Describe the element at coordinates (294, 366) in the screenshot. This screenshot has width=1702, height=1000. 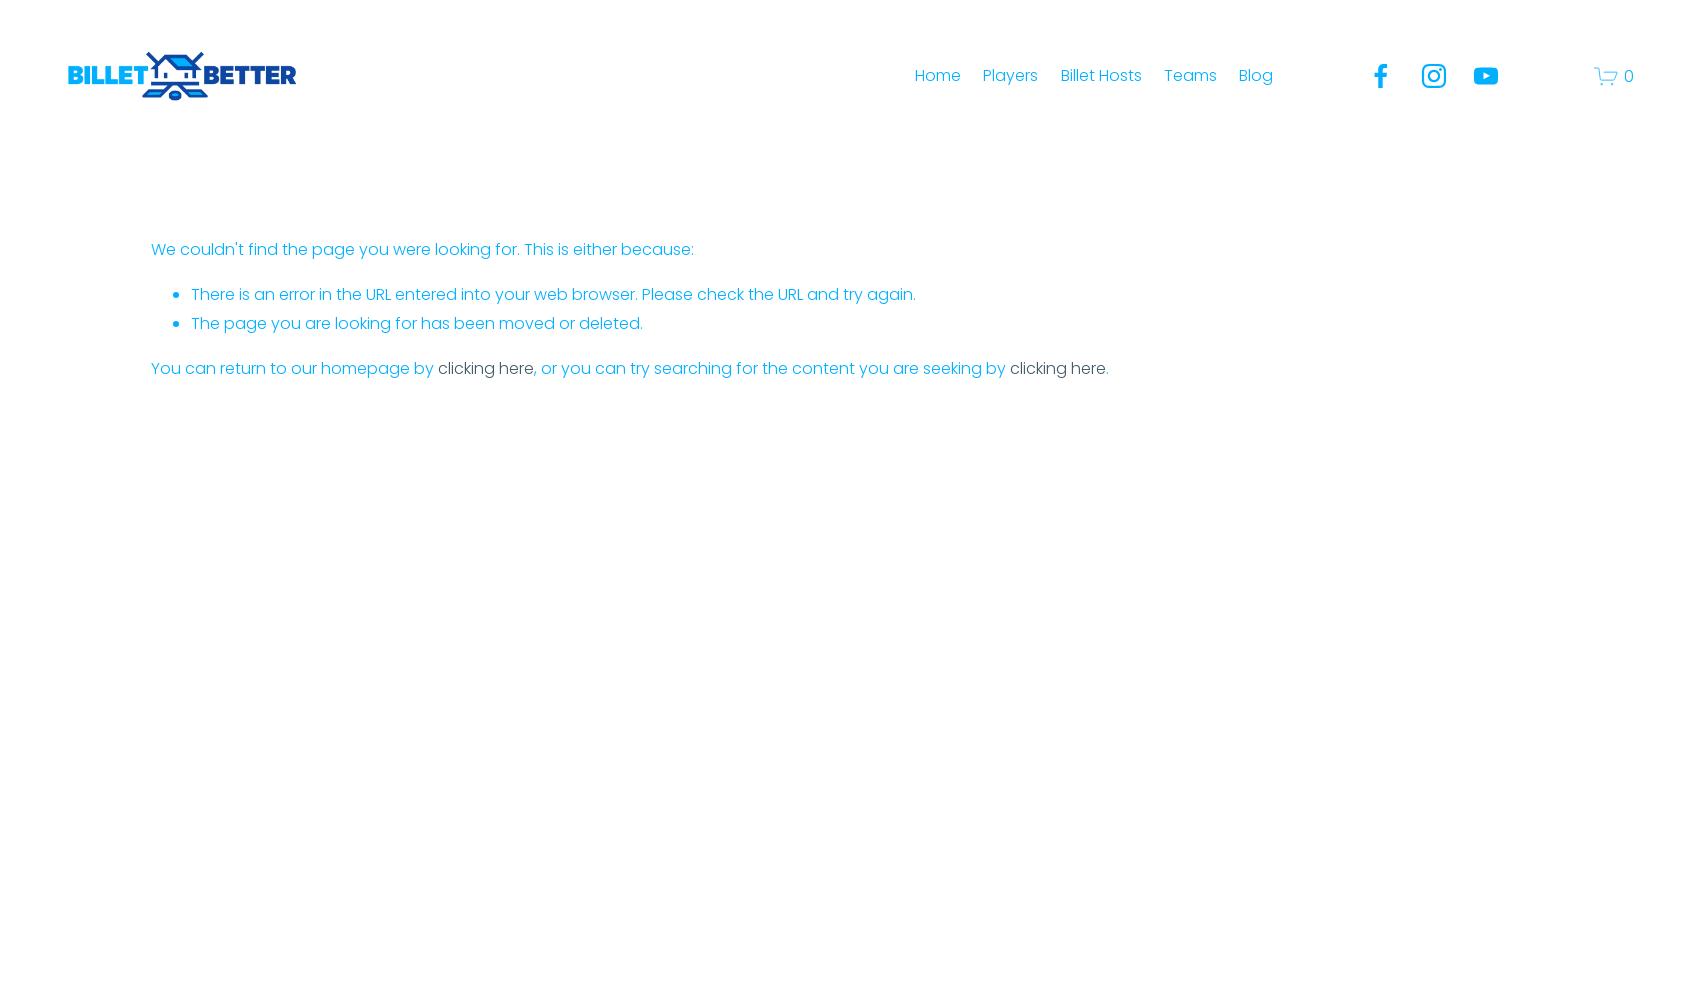
I see `'You can return to our homepage by'` at that location.